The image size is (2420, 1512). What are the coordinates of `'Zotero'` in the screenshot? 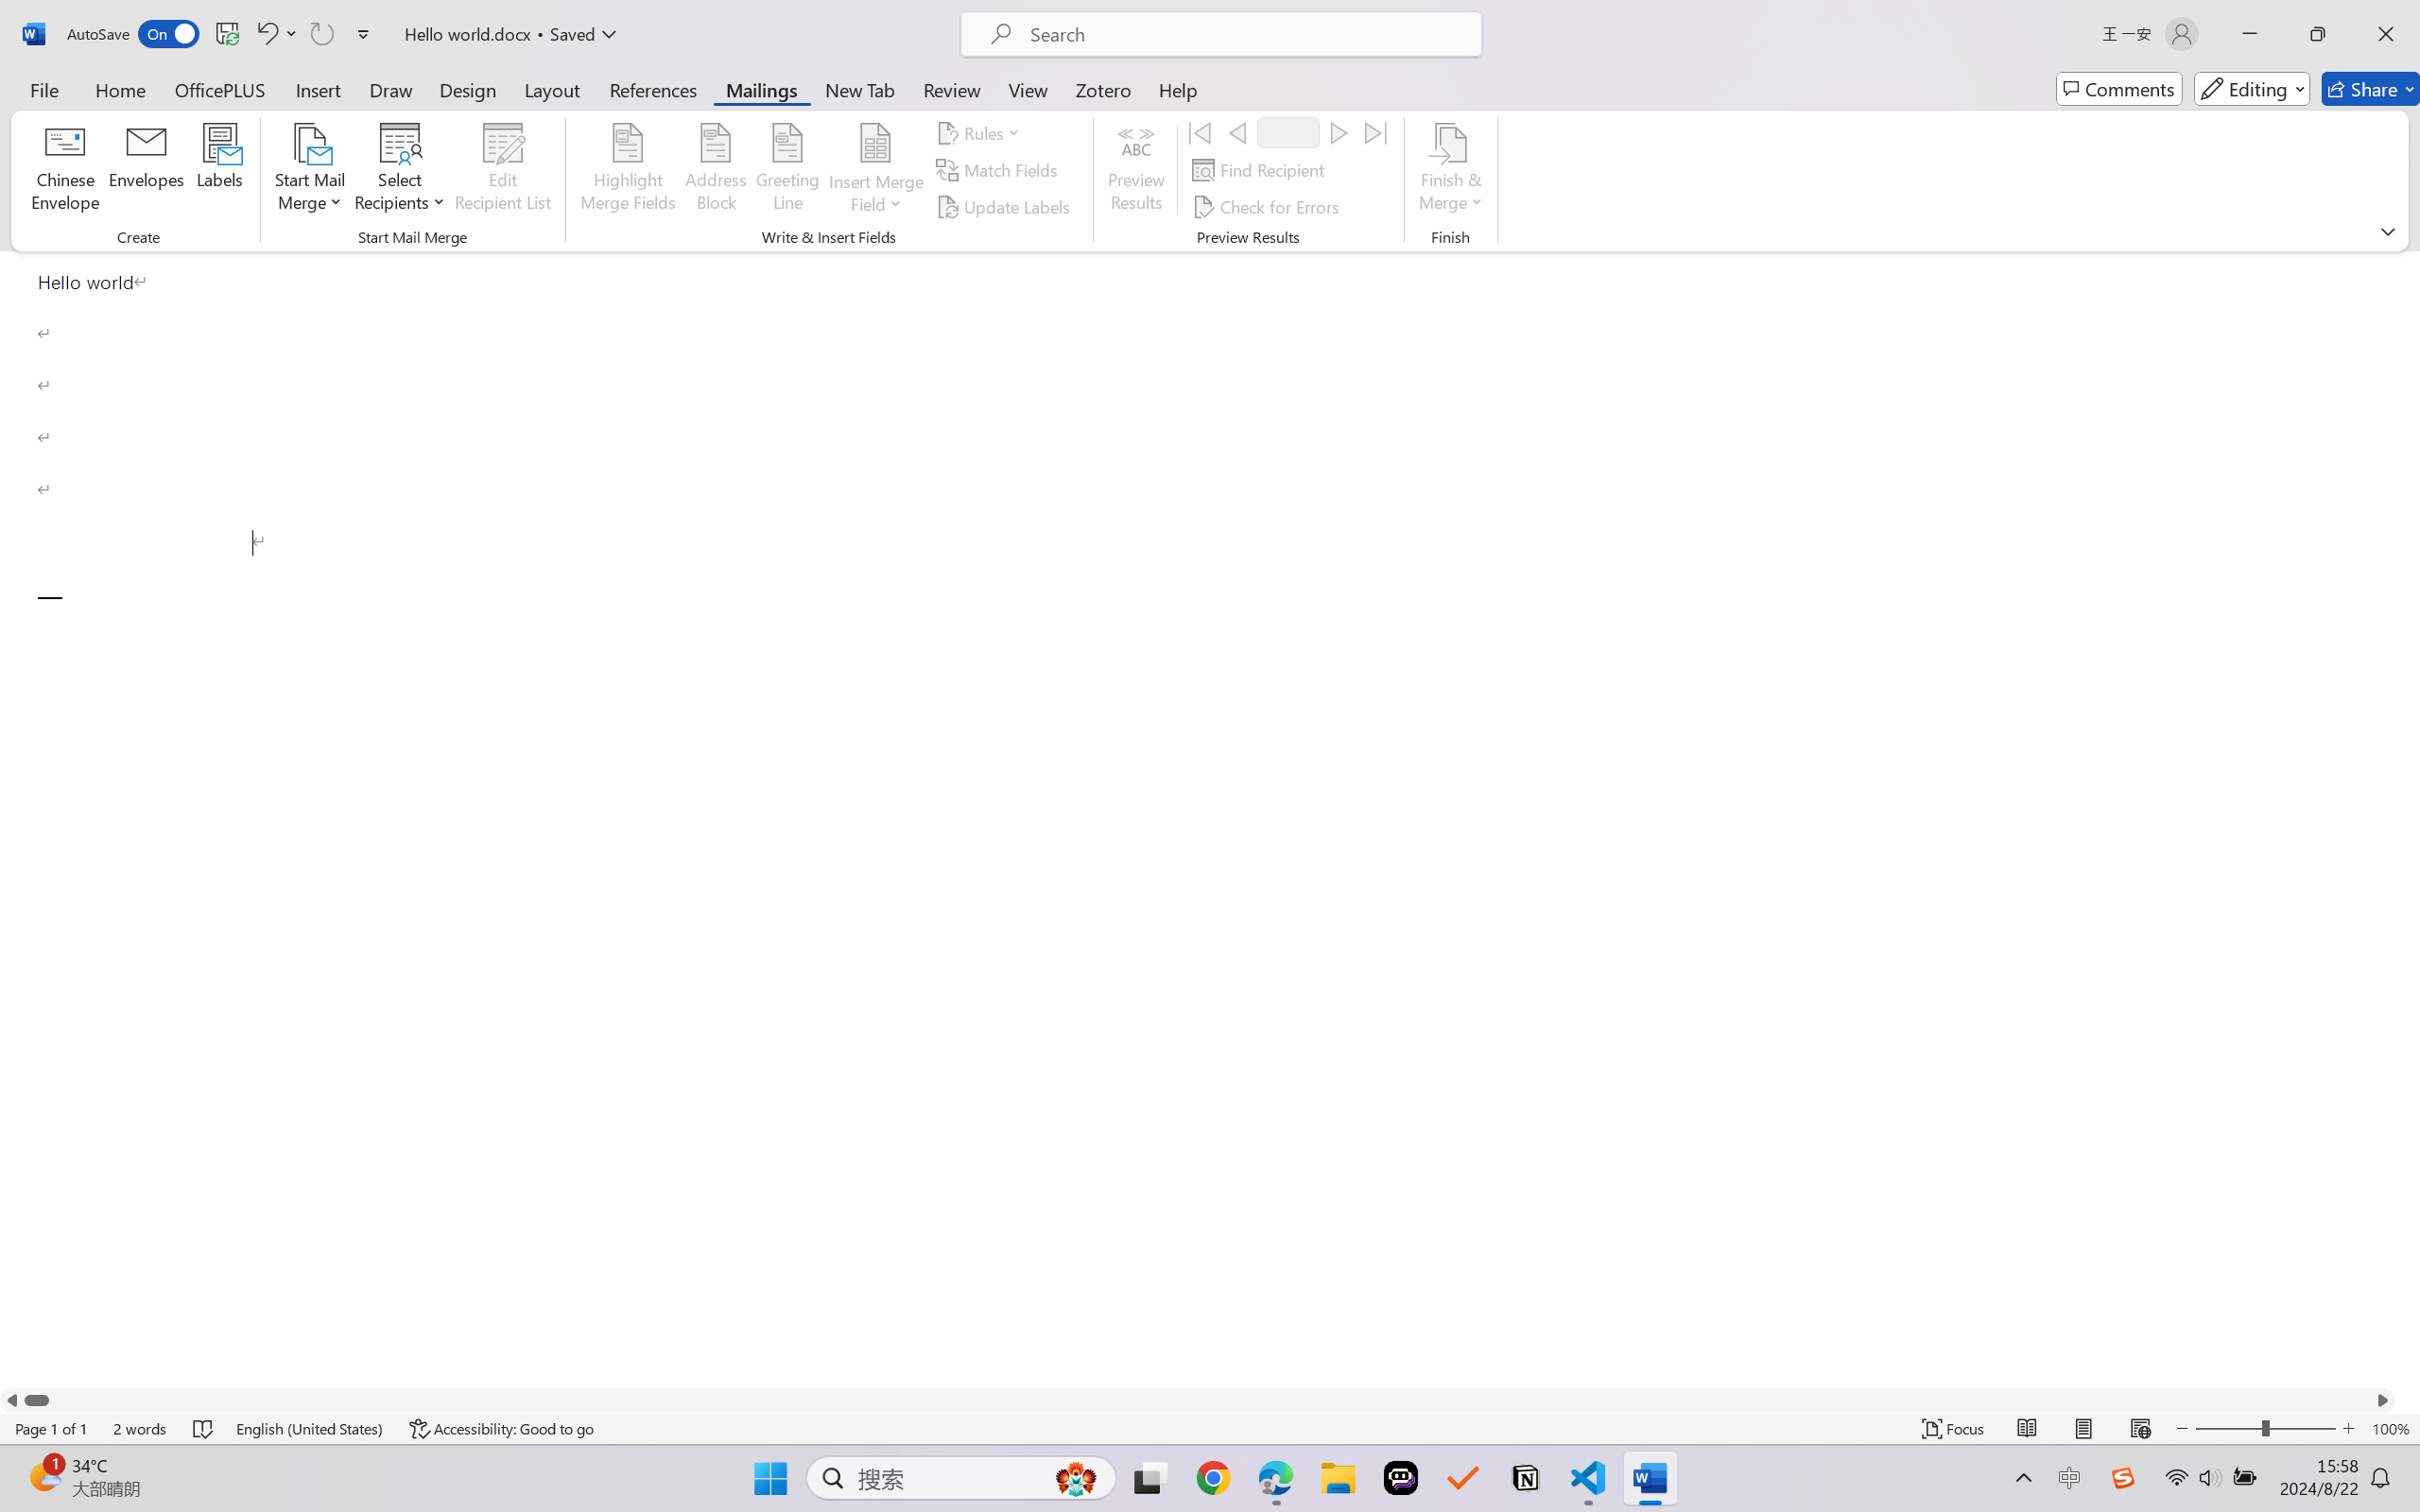 It's located at (1102, 88).